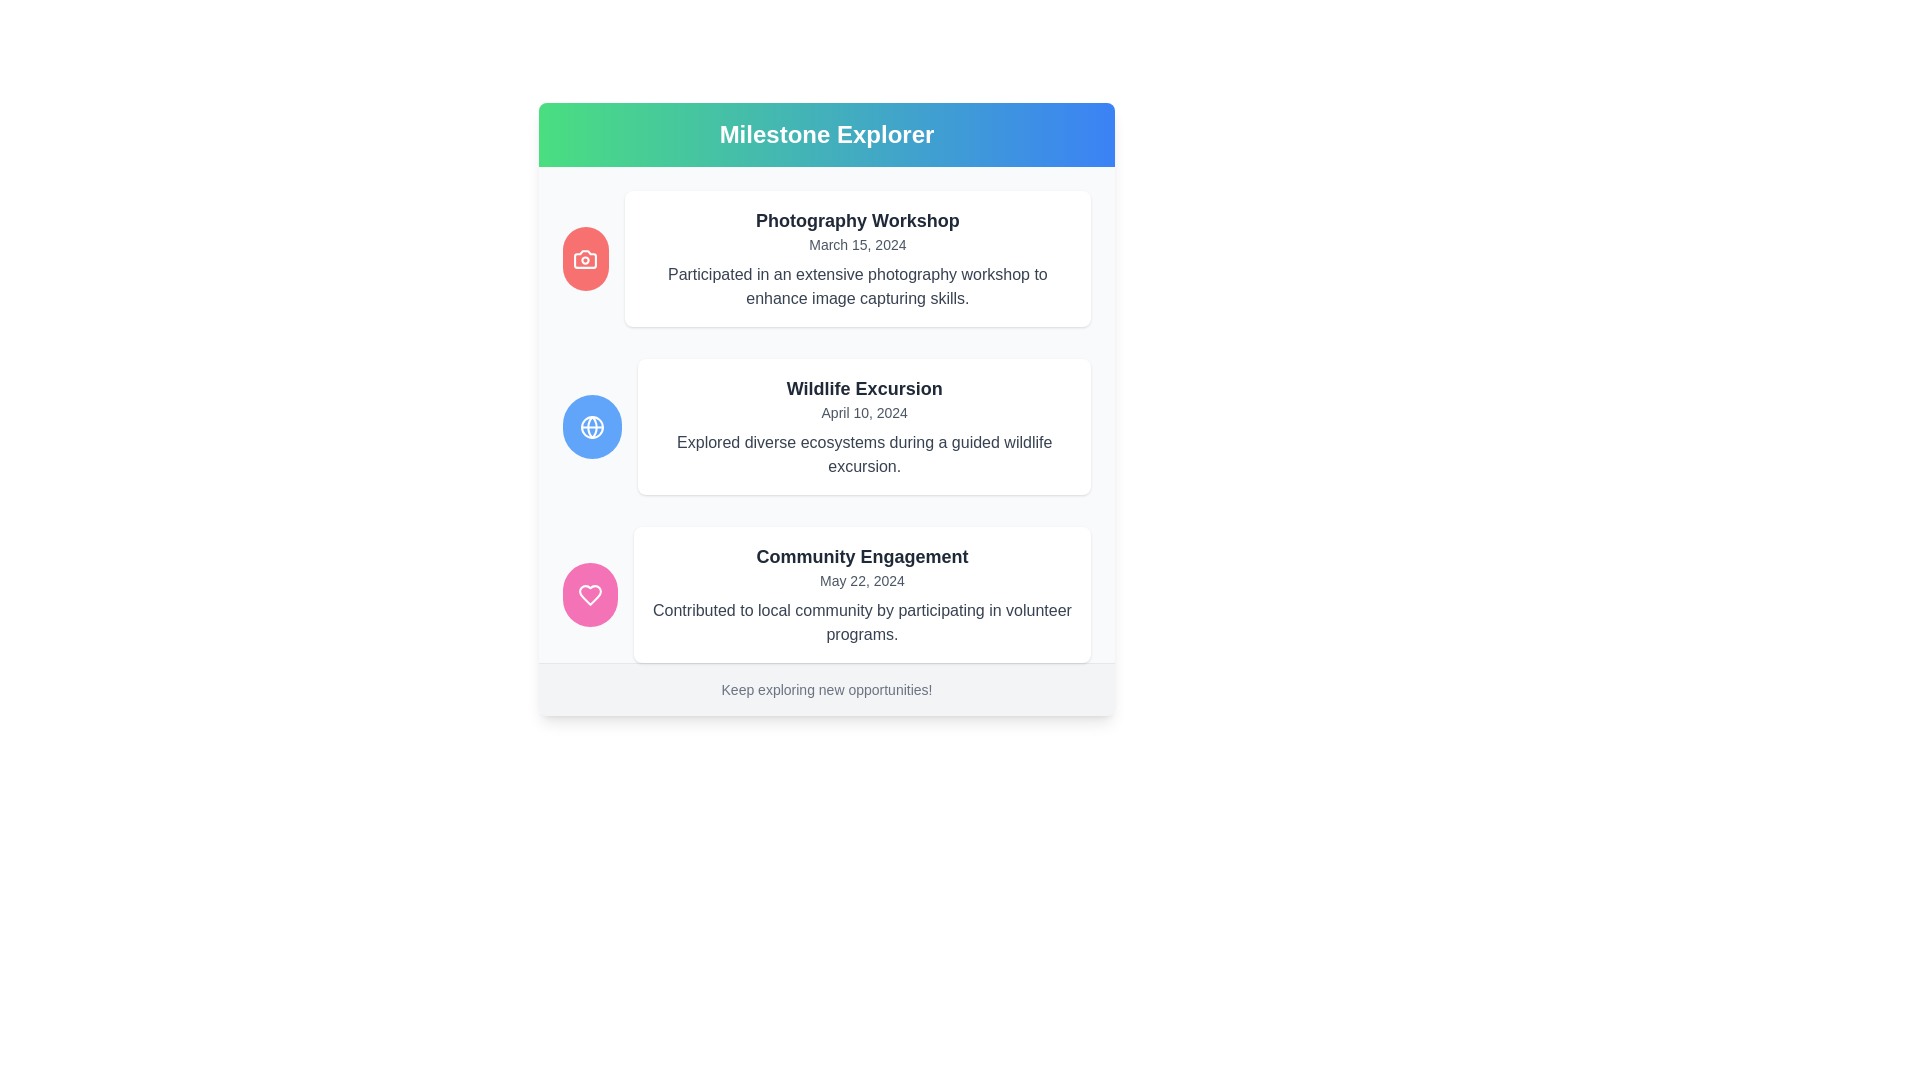 This screenshot has height=1080, width=1920. I want to click on the heart-shaped icon with a pink background, so click(589, 593).